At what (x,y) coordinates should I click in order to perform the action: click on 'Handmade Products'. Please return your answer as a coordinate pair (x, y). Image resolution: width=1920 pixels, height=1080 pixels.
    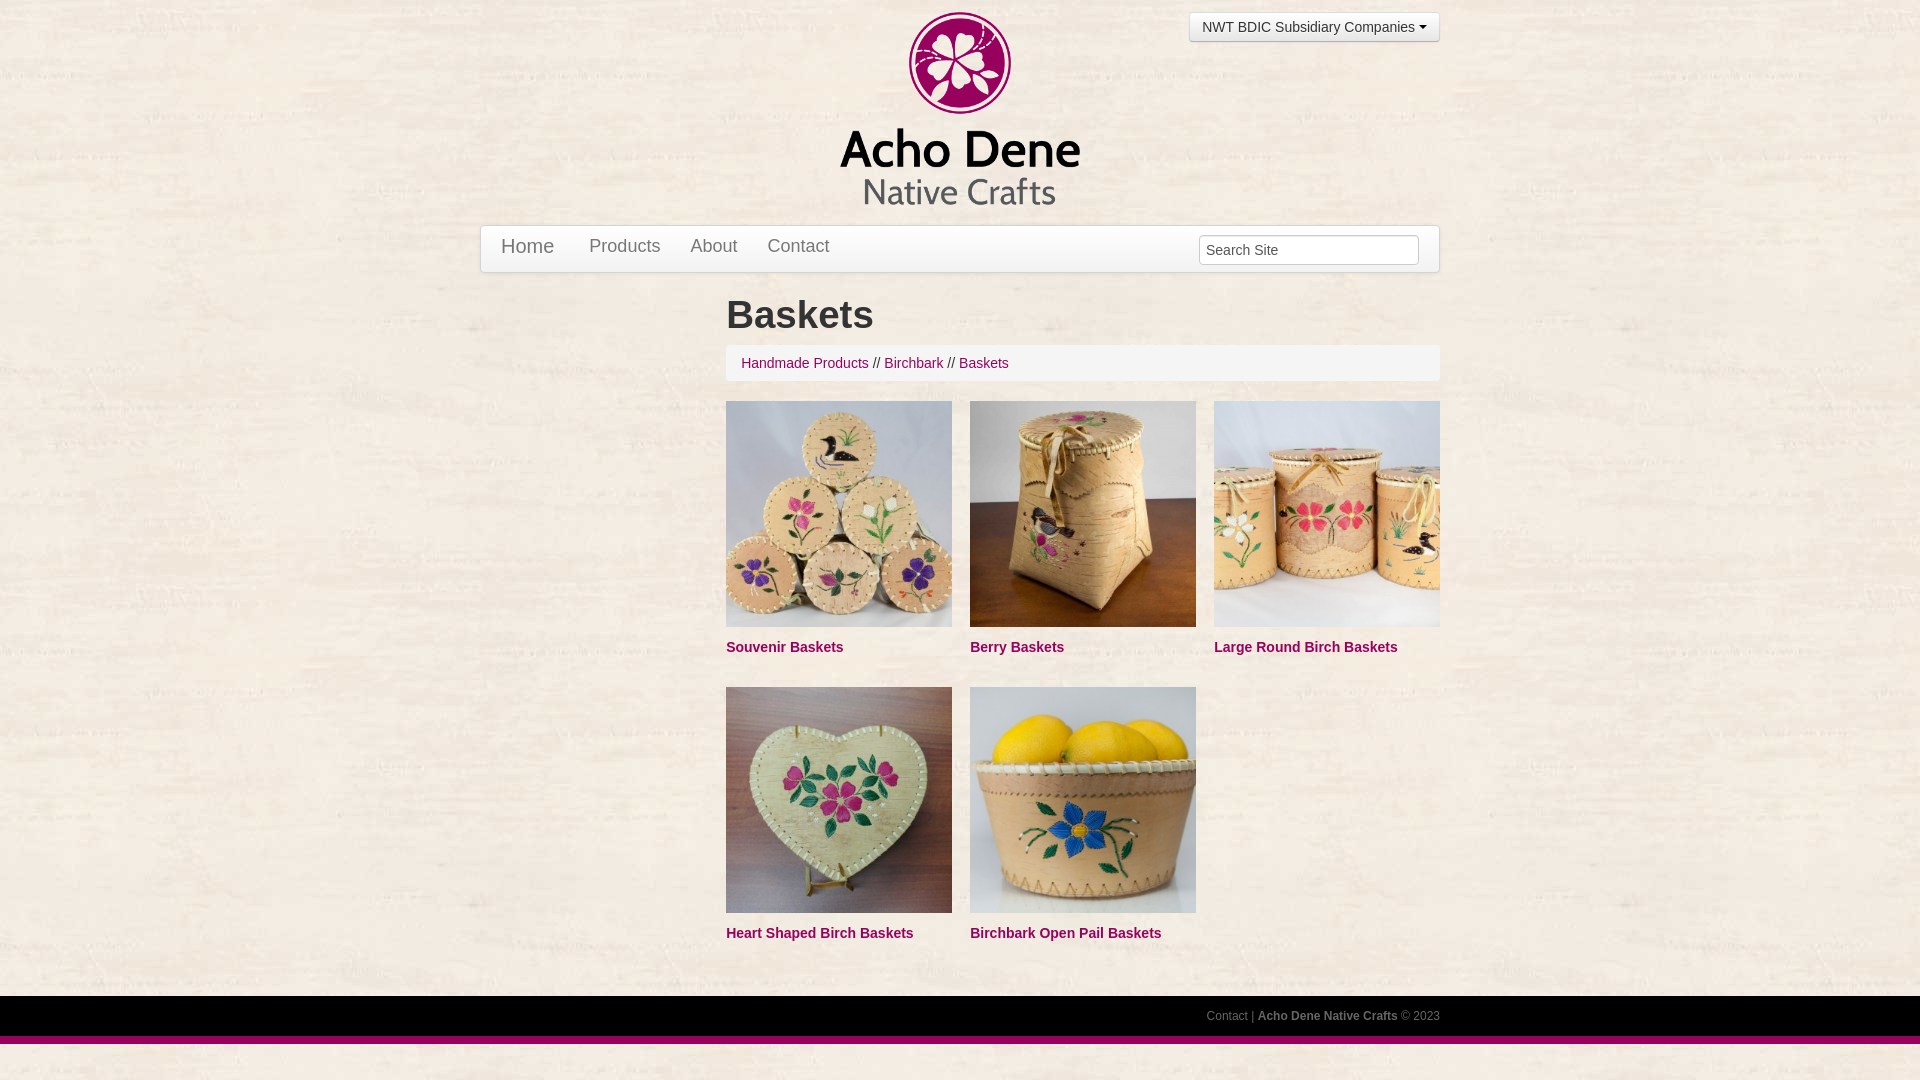
    Looking at the image, I should click on (805, 362).